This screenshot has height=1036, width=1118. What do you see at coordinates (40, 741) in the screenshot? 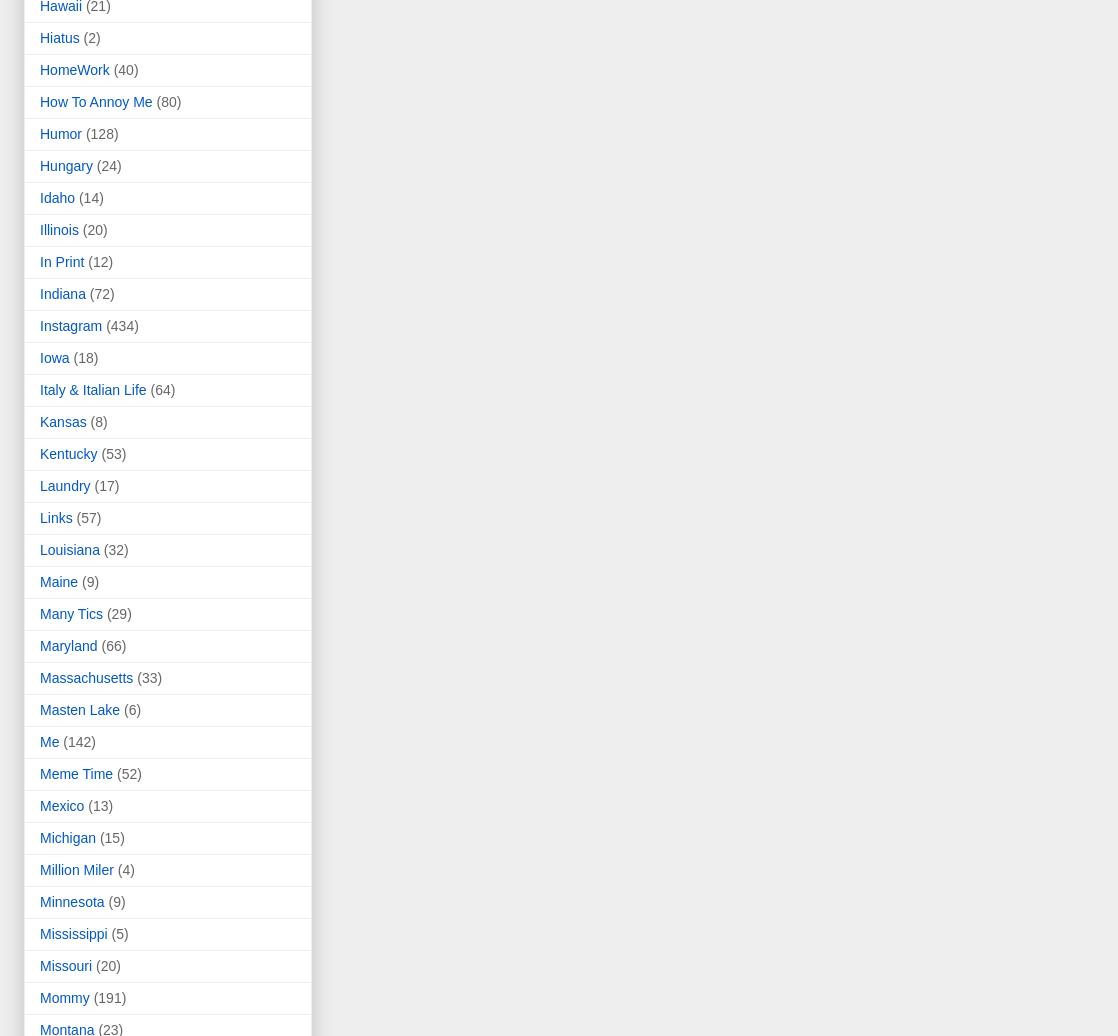
I see `'Me'` at bounding box center [40, 741].